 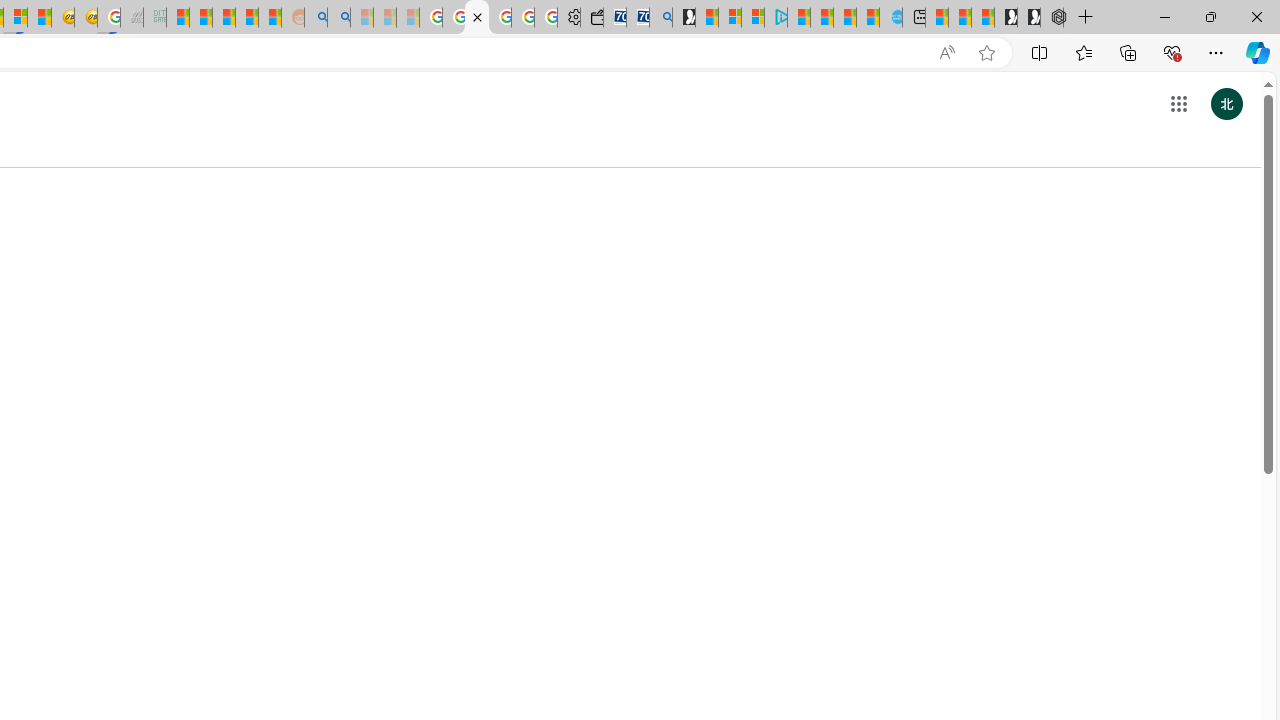 What do you see at coordinates (338, 17) in the screenshot?
I see `'Utah sues federal government - Search'` at bounding box center [338, 17].